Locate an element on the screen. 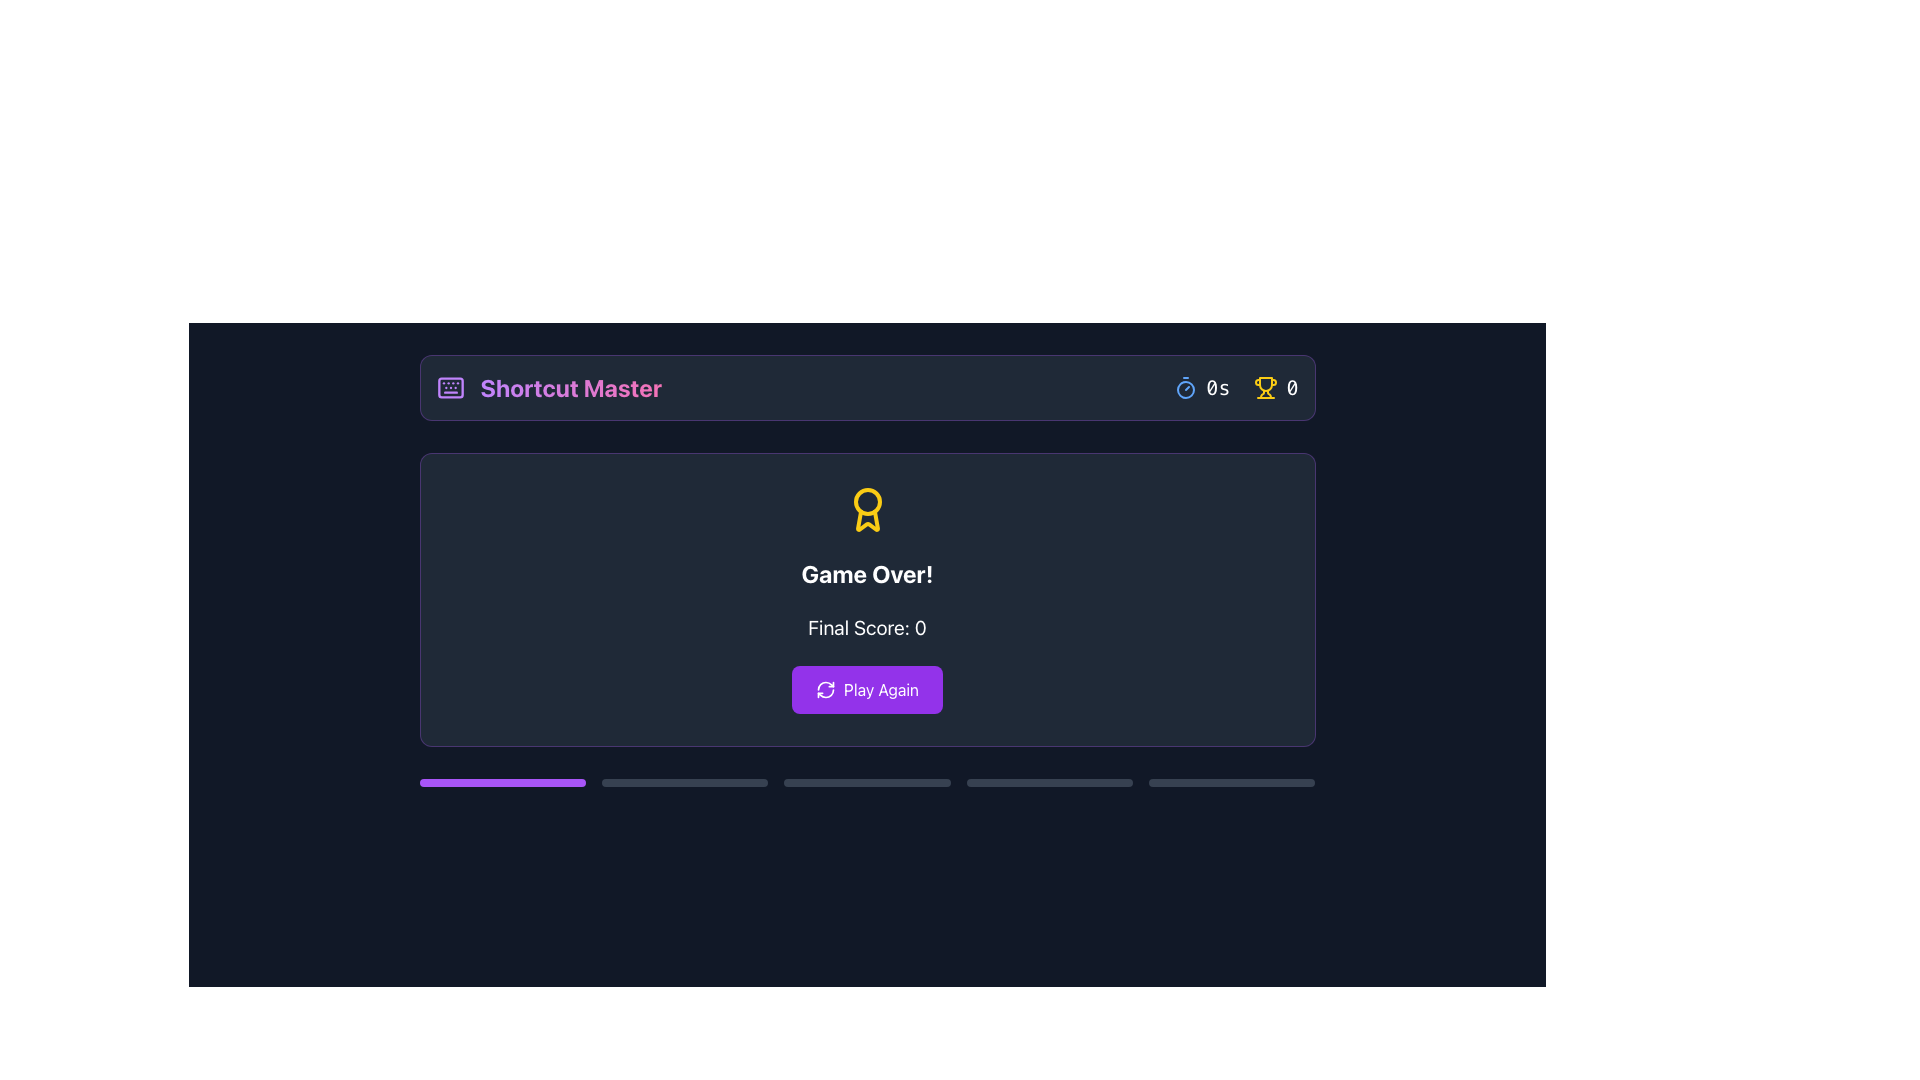  the SVG icon located inside the 'Play Again' button, which visually emphasizes the button's functionality to restart or replay is located at coordinates (825, 689).